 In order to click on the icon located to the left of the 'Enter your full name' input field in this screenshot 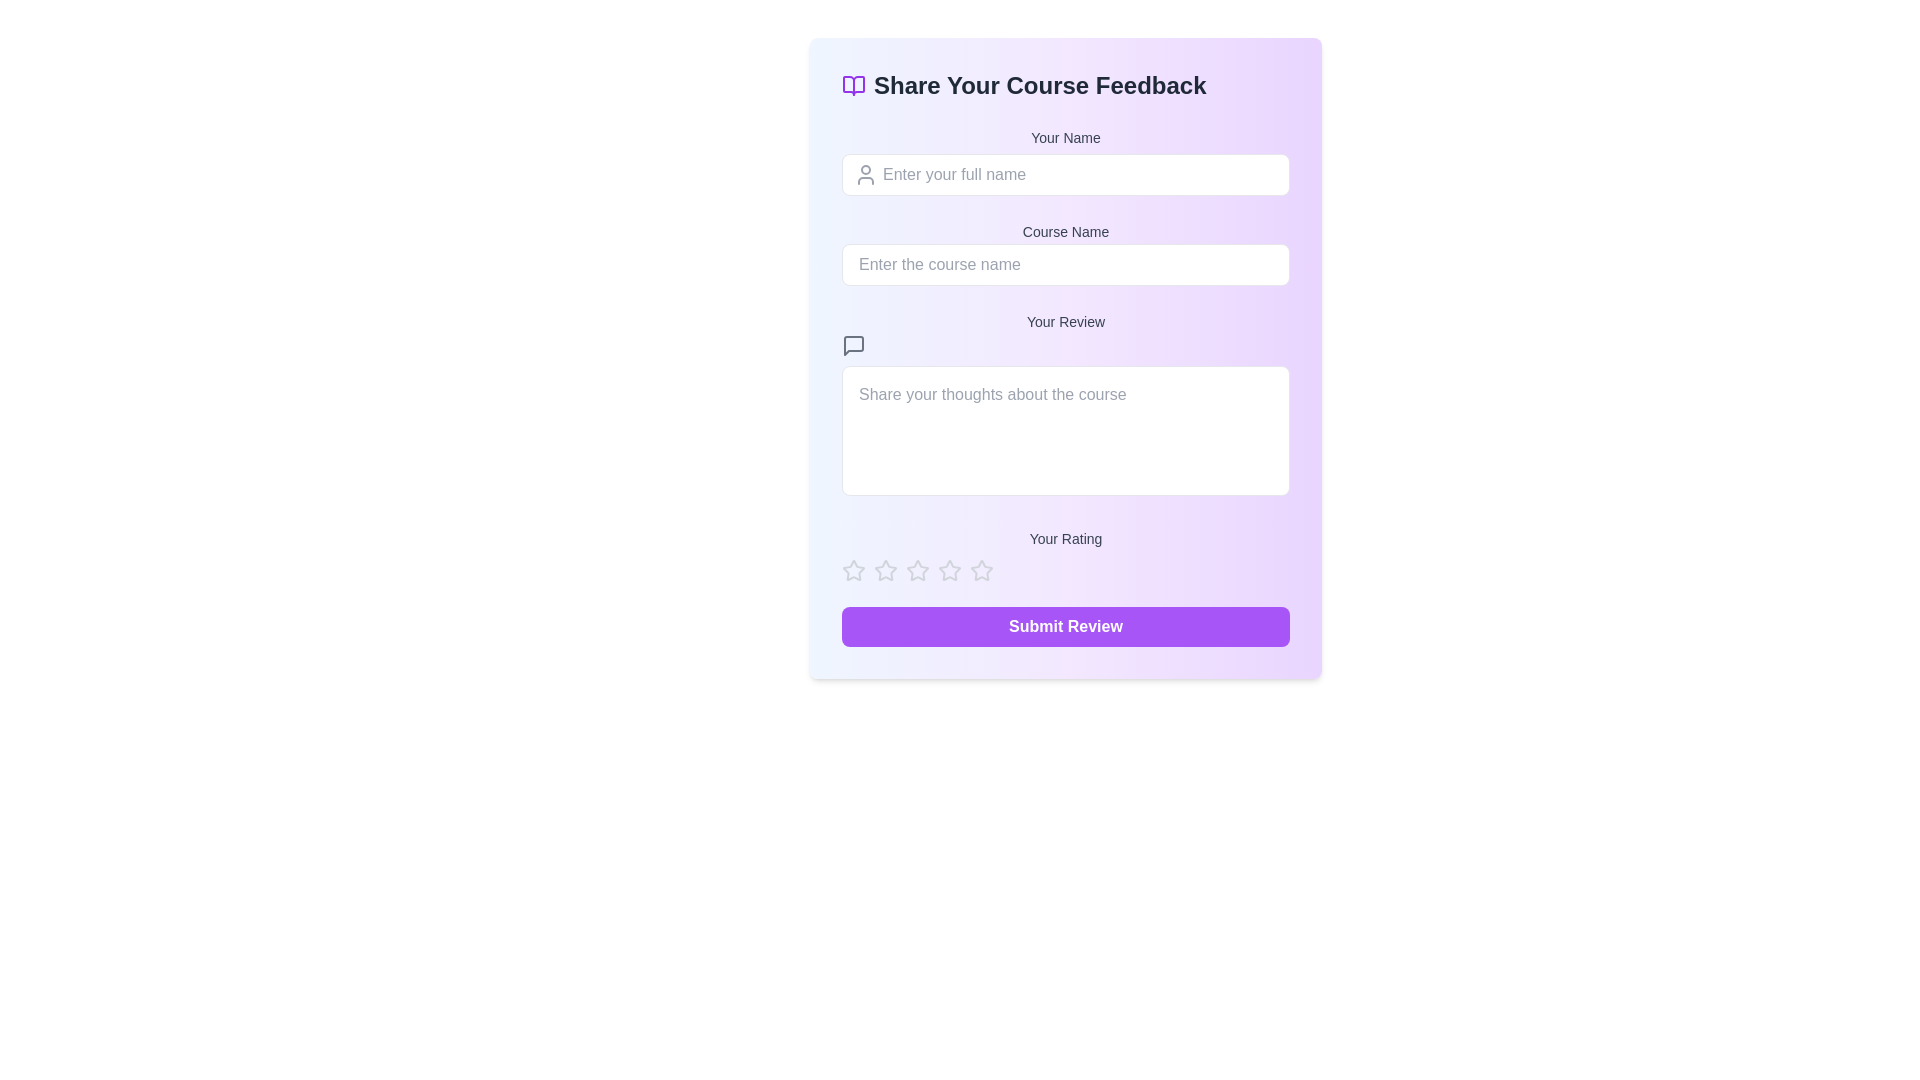, I will do `click(865, 173)`.